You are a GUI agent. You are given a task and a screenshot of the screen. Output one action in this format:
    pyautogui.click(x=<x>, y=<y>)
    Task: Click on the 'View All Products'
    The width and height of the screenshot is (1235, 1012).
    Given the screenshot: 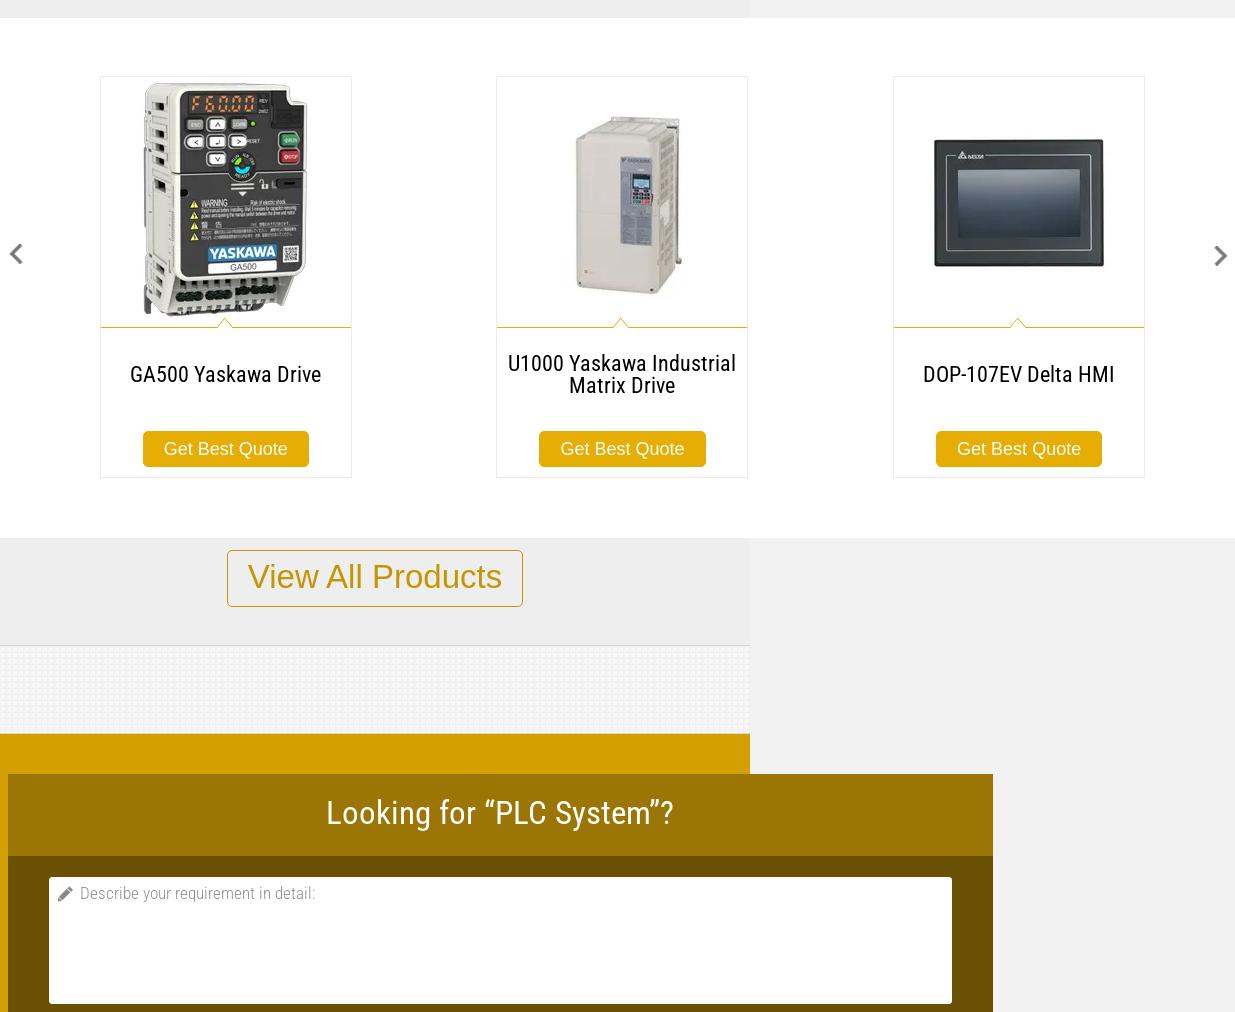 What is the action you would take?
    pyautogui.click(x=374, y=575)
    